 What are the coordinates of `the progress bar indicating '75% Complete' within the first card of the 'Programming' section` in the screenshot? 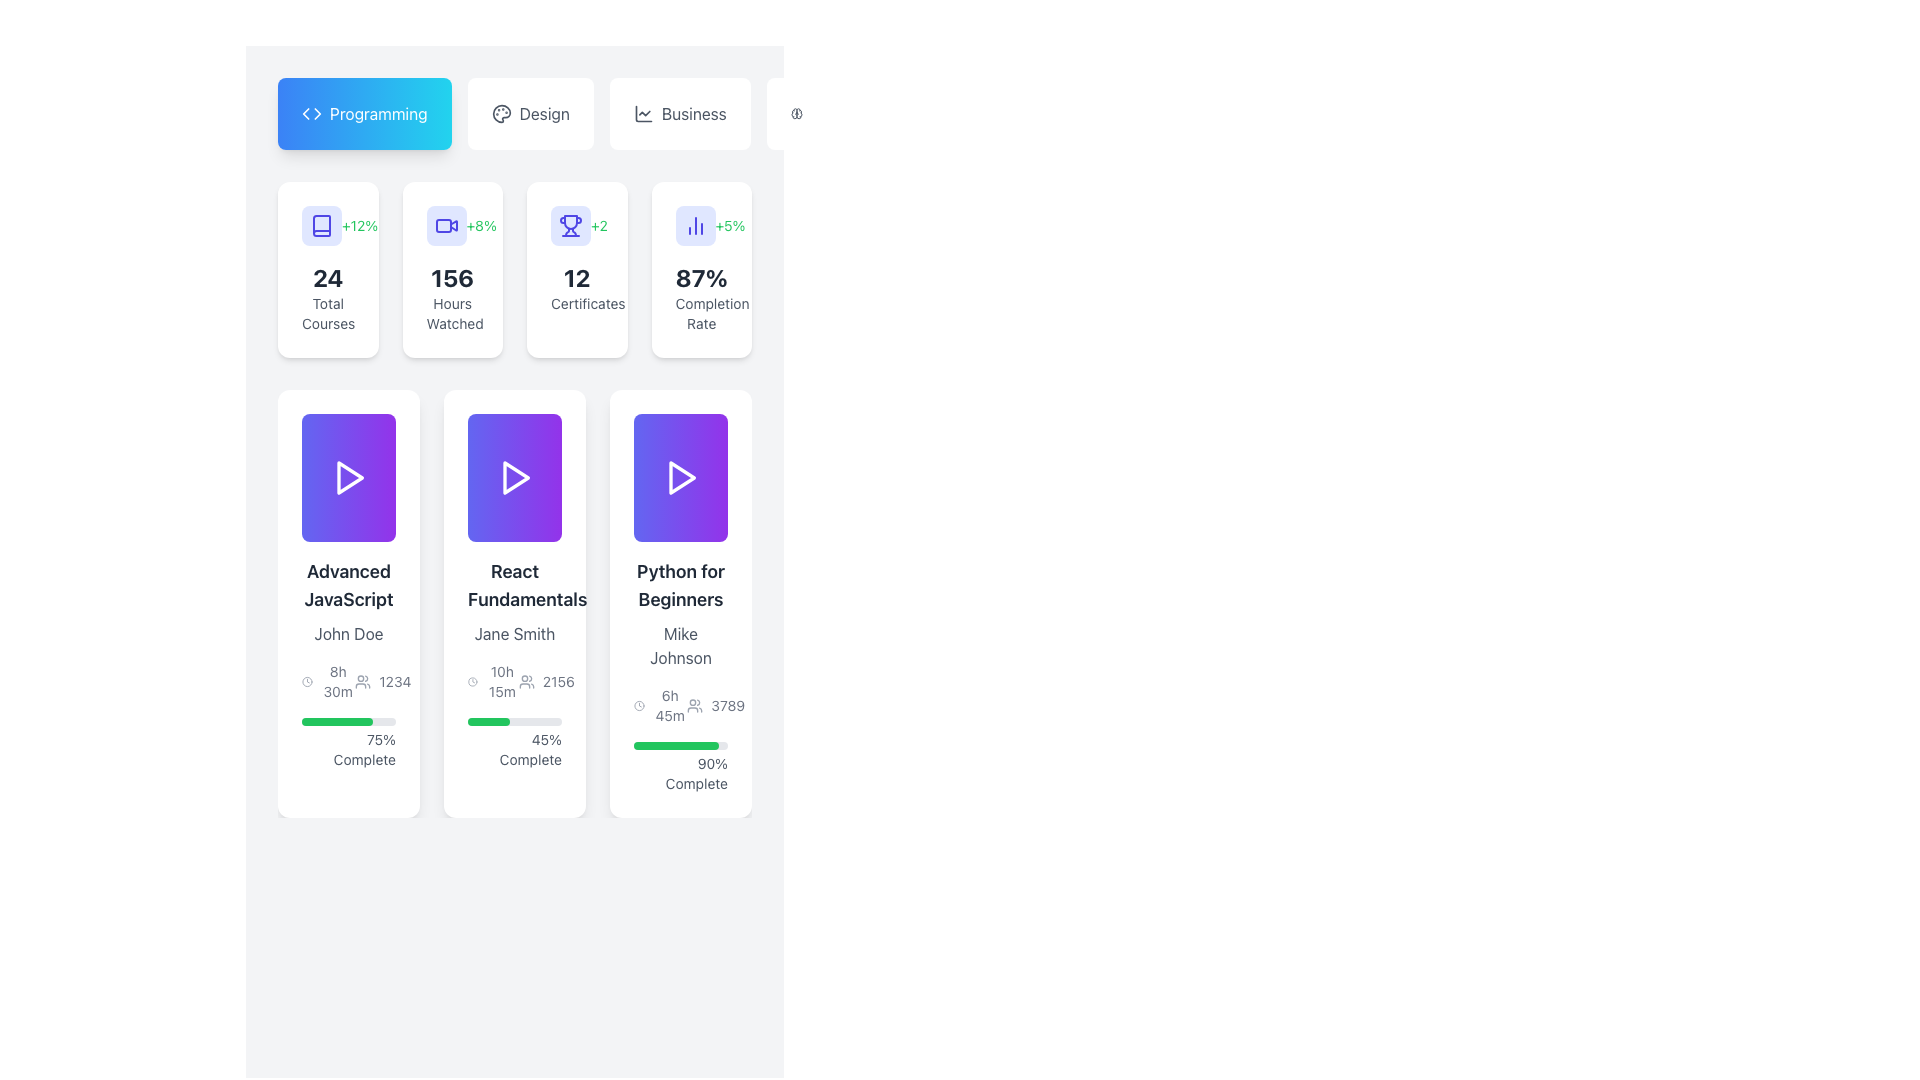 It's located at (337, 721).